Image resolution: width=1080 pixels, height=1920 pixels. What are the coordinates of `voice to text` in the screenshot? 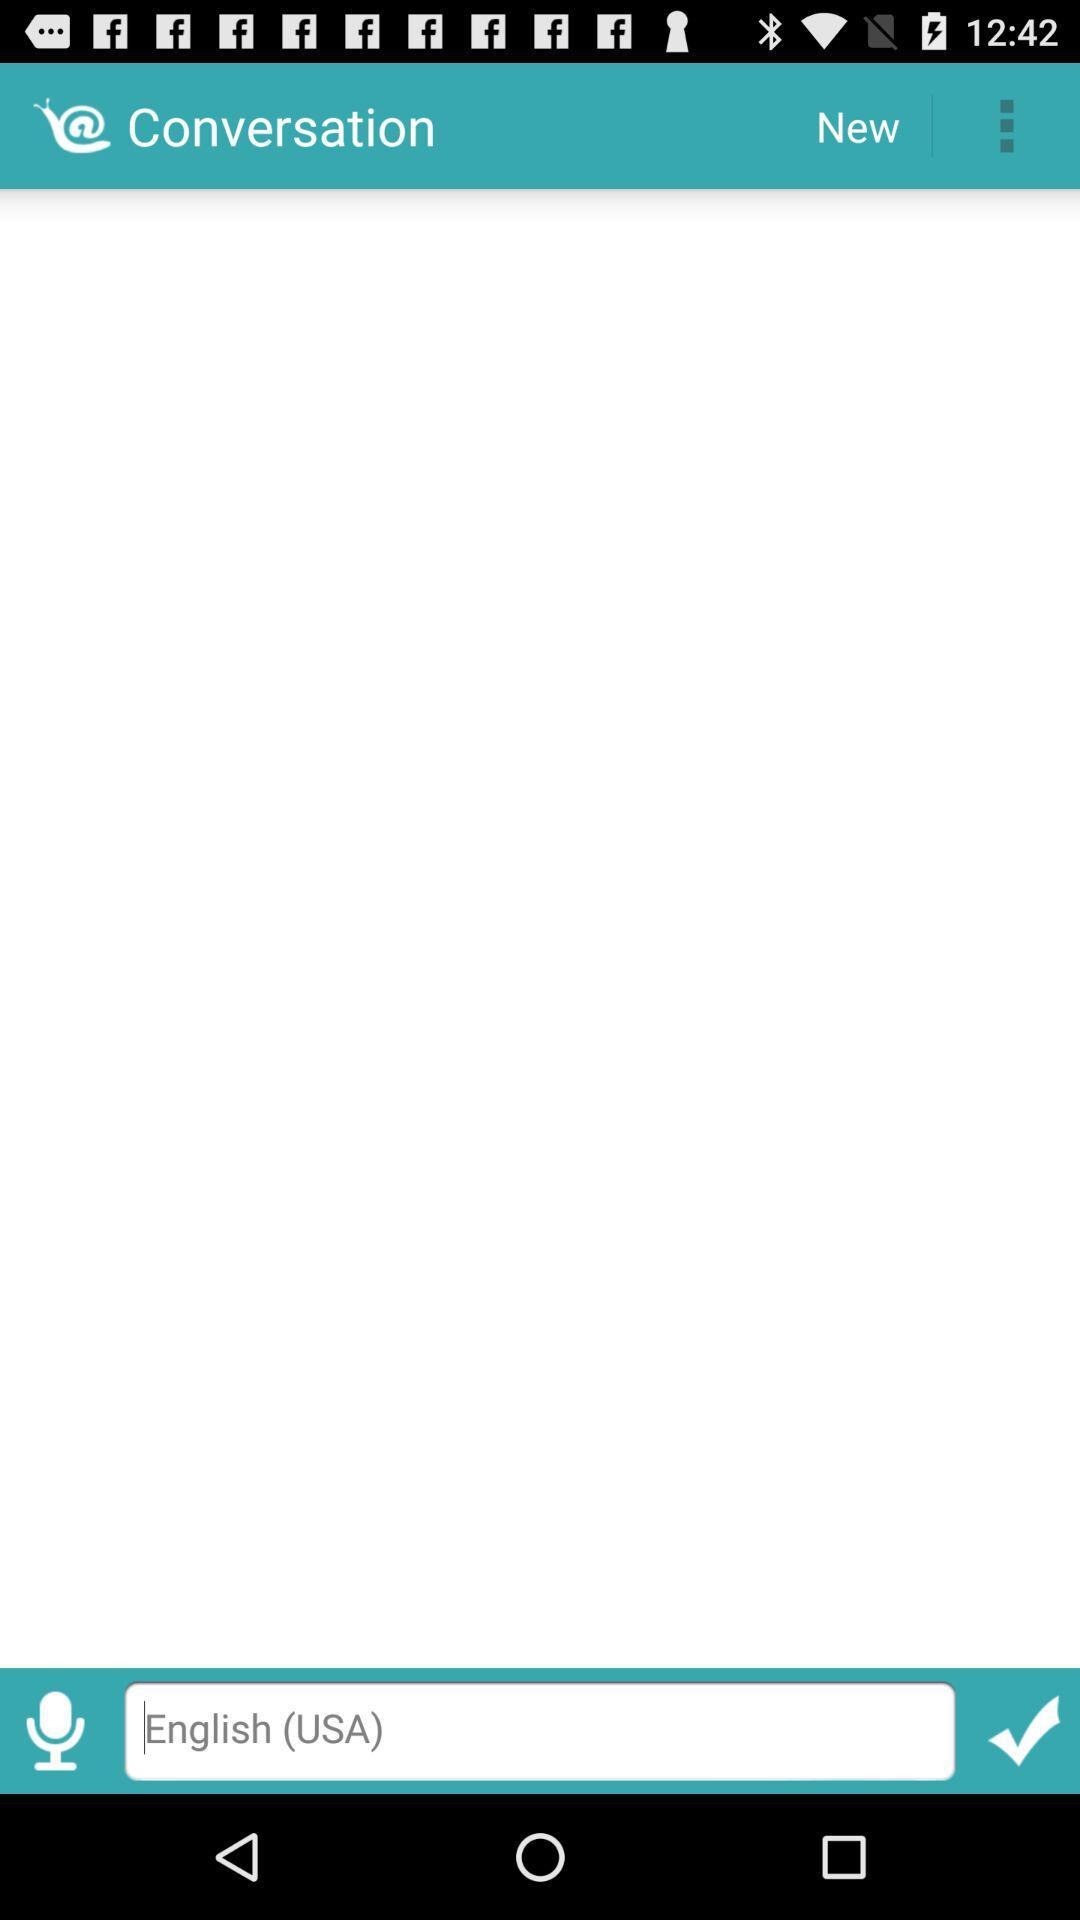 It's located at (54, 1730).